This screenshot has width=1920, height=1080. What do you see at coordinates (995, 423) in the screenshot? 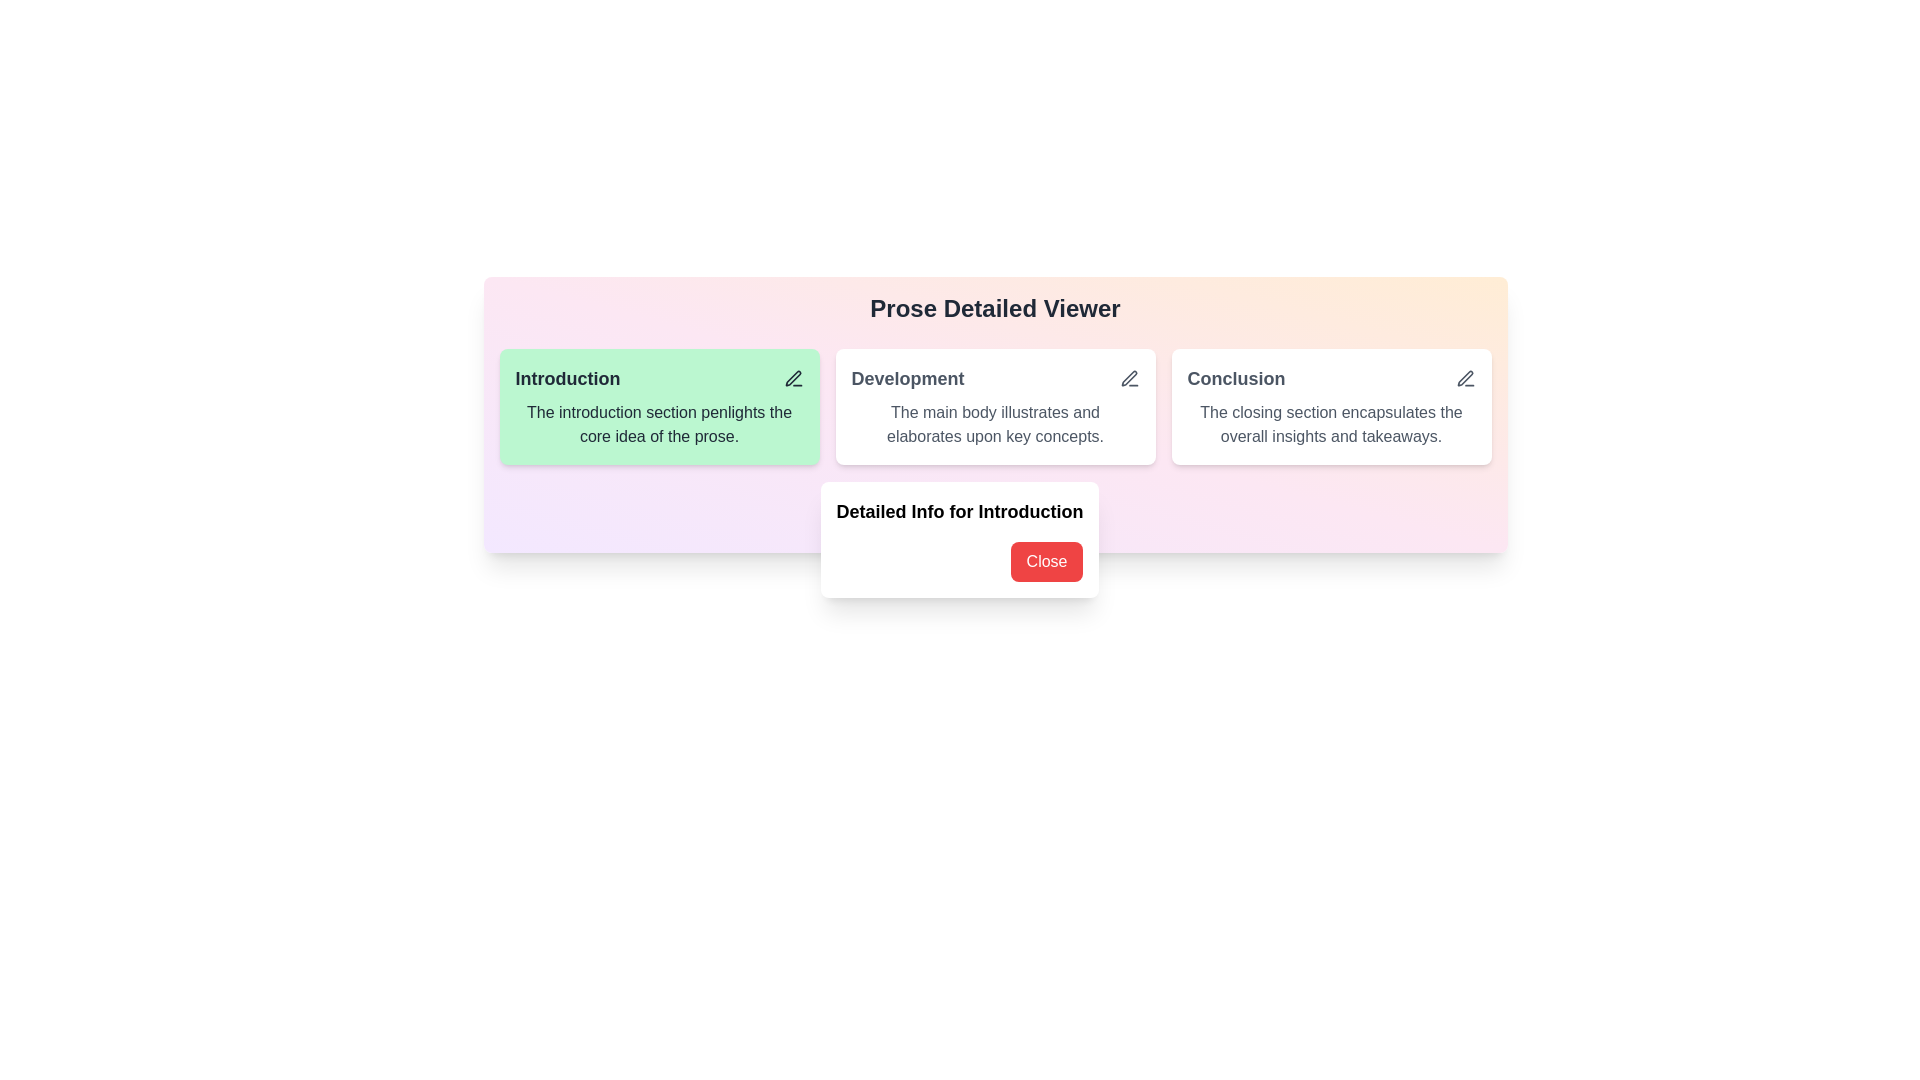
I see `informative text label located centrally within the 'Development' card, positioned below the title 'Development' and to the left of a pen icon` at bounding box center [995, 423].